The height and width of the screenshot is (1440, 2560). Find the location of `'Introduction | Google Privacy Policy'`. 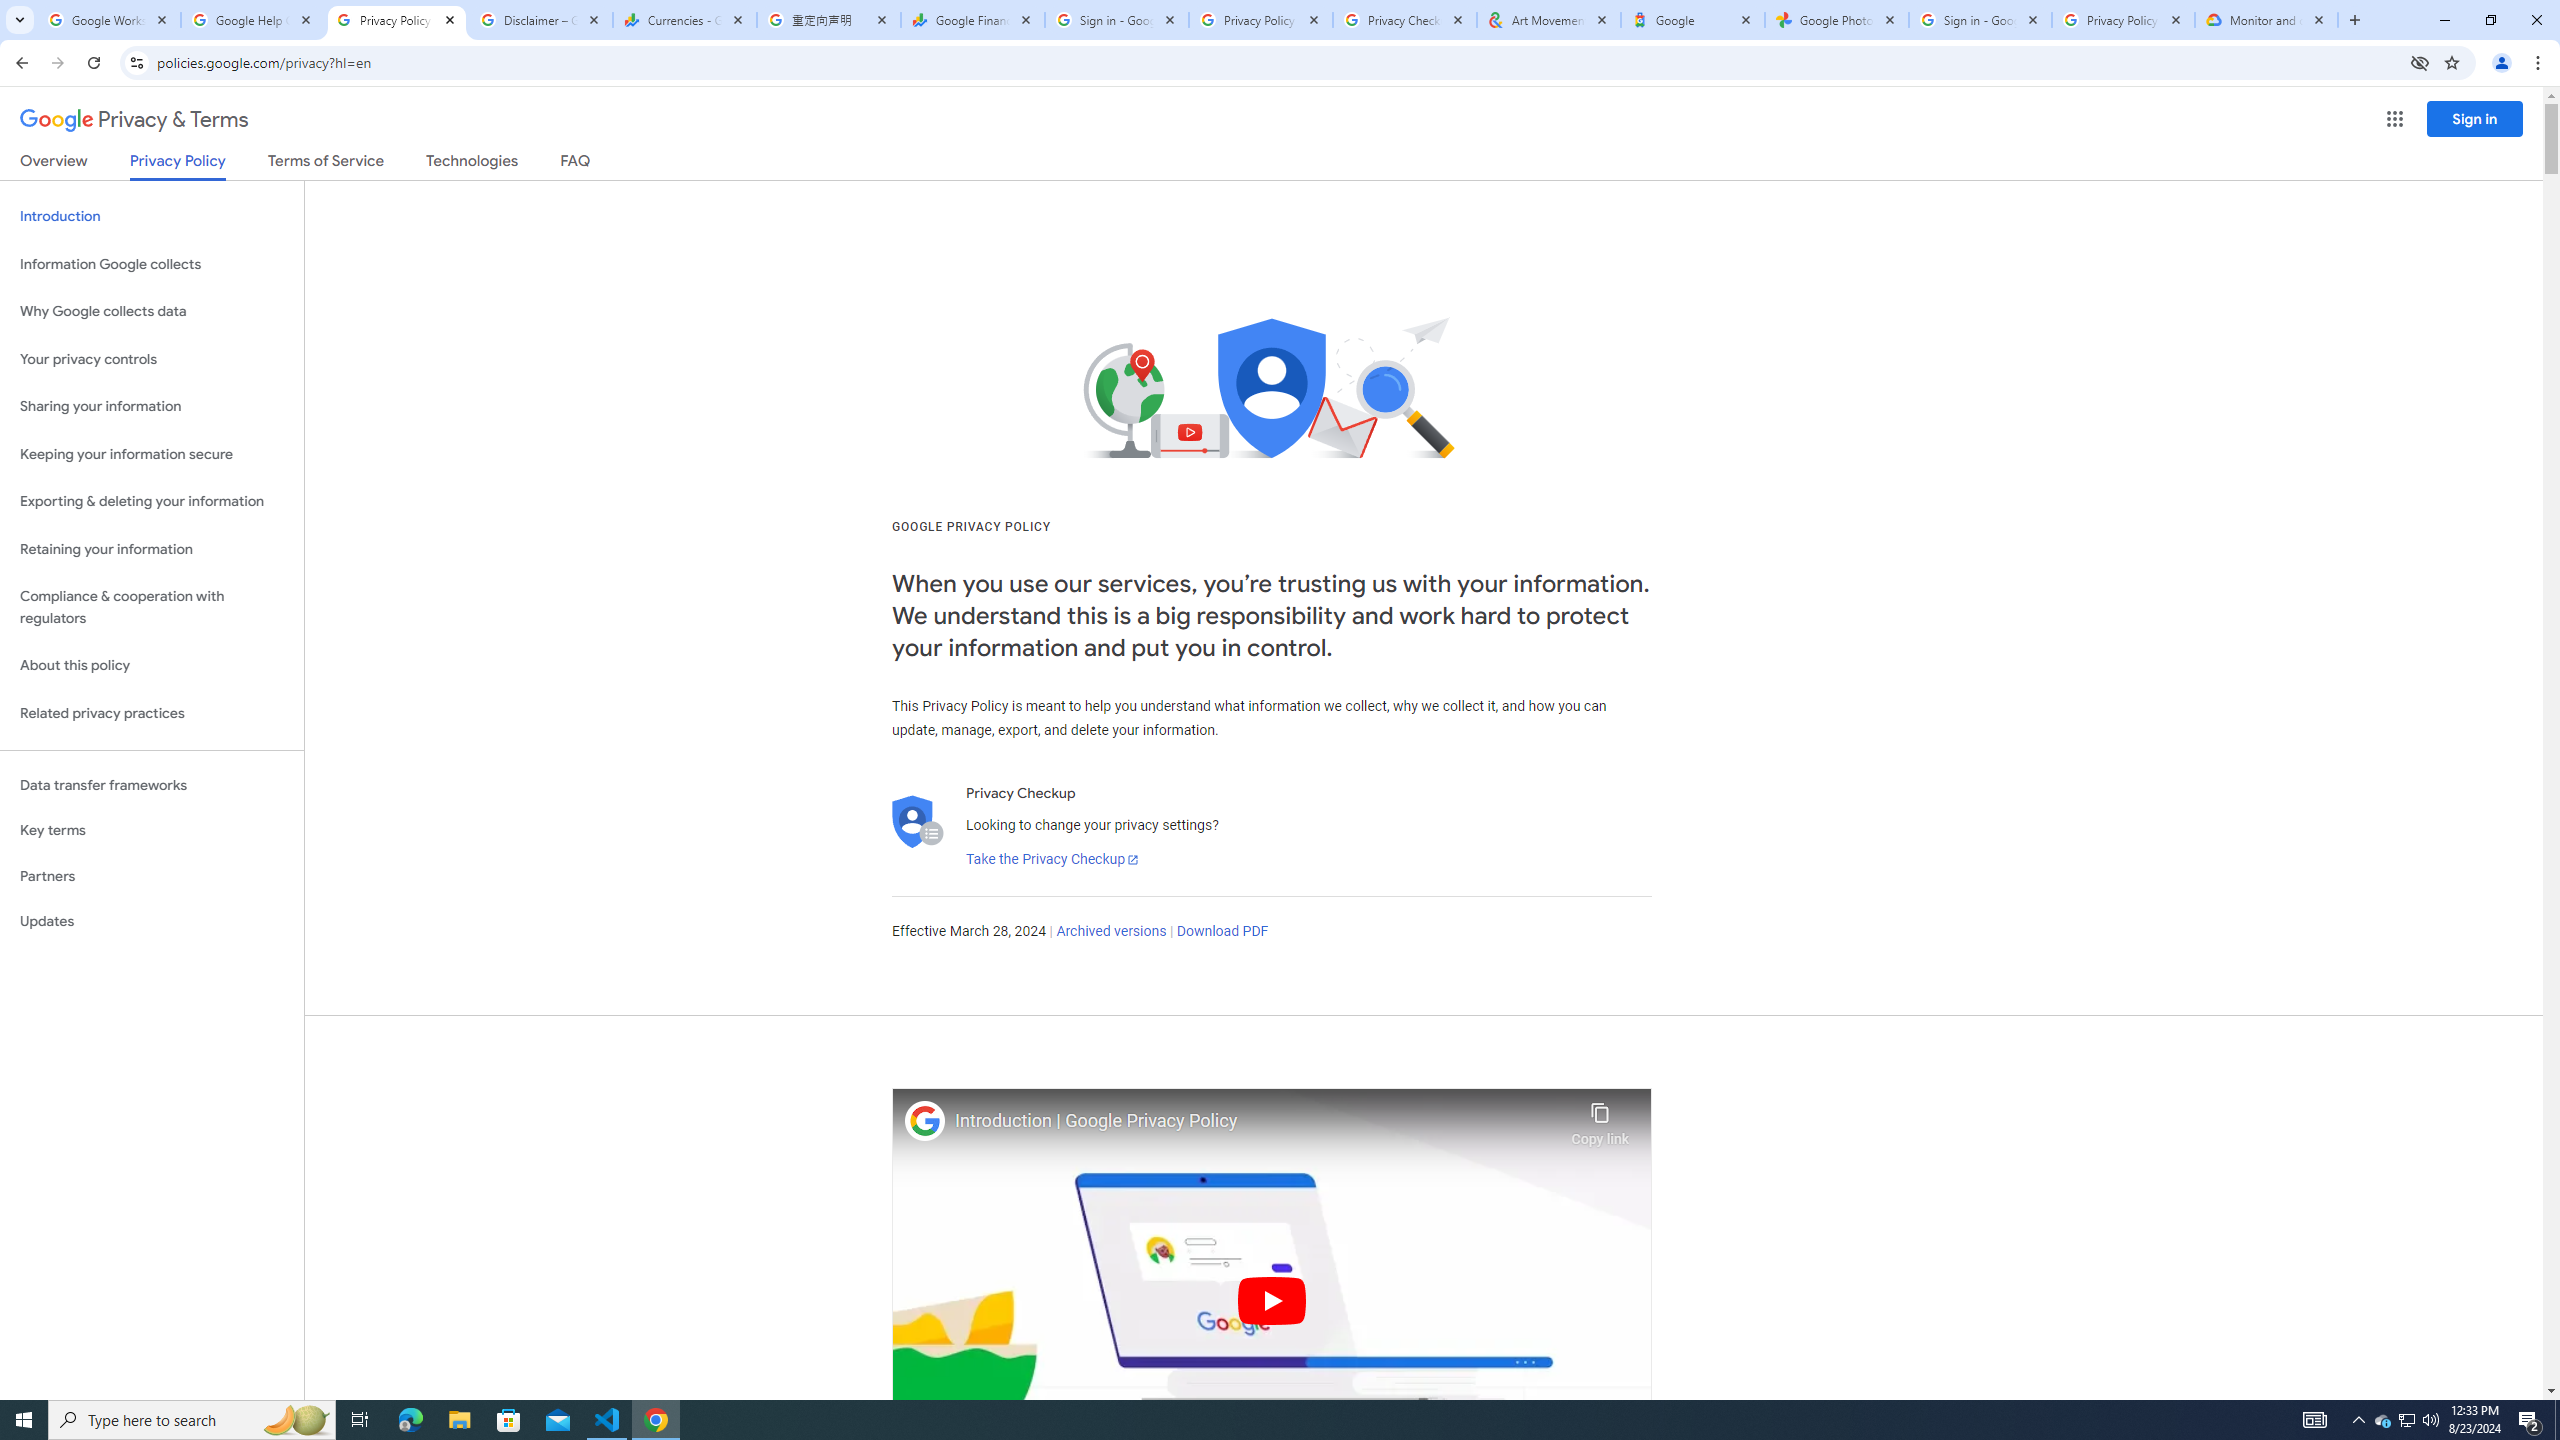

'Introduction | Google Privacy Policy' is located at coordinates (1257, 1121).